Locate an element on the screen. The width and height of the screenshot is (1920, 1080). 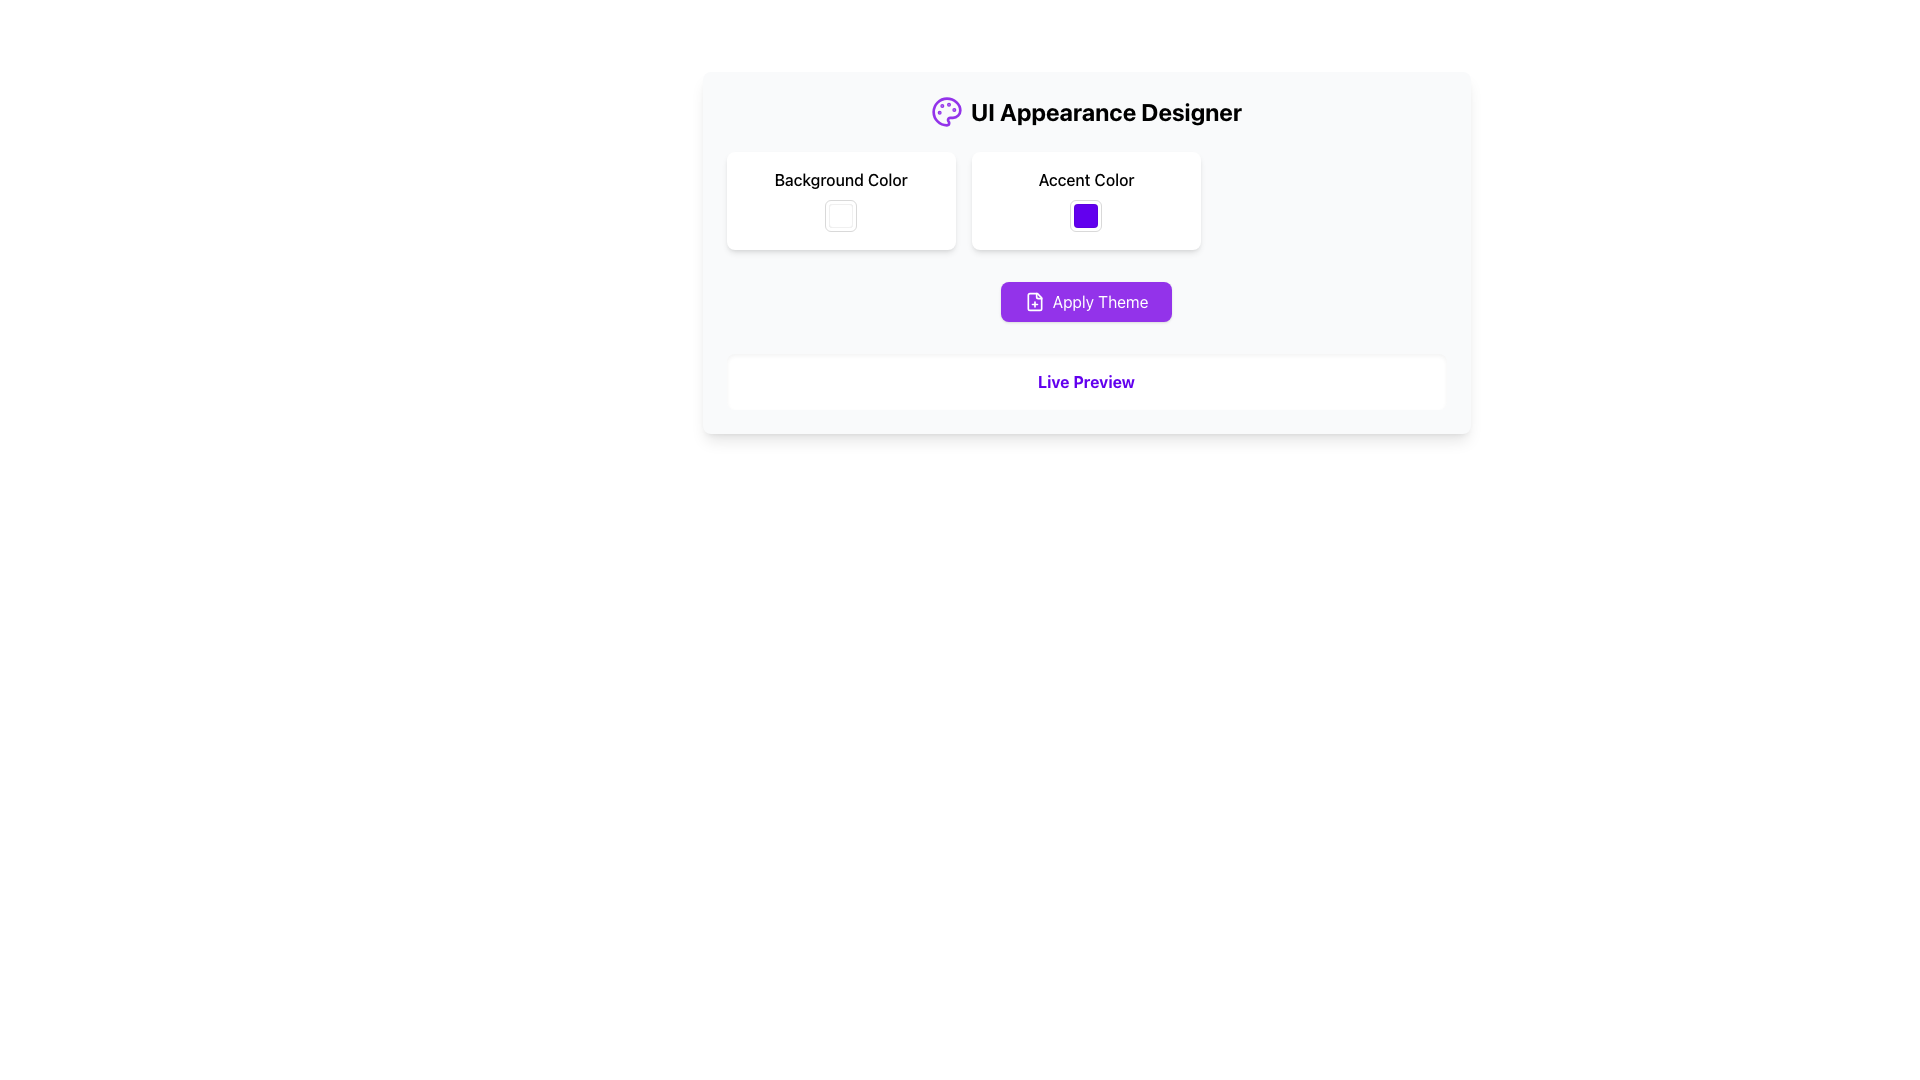
the Color Selection Component located is located at coordinates (1085, 200).